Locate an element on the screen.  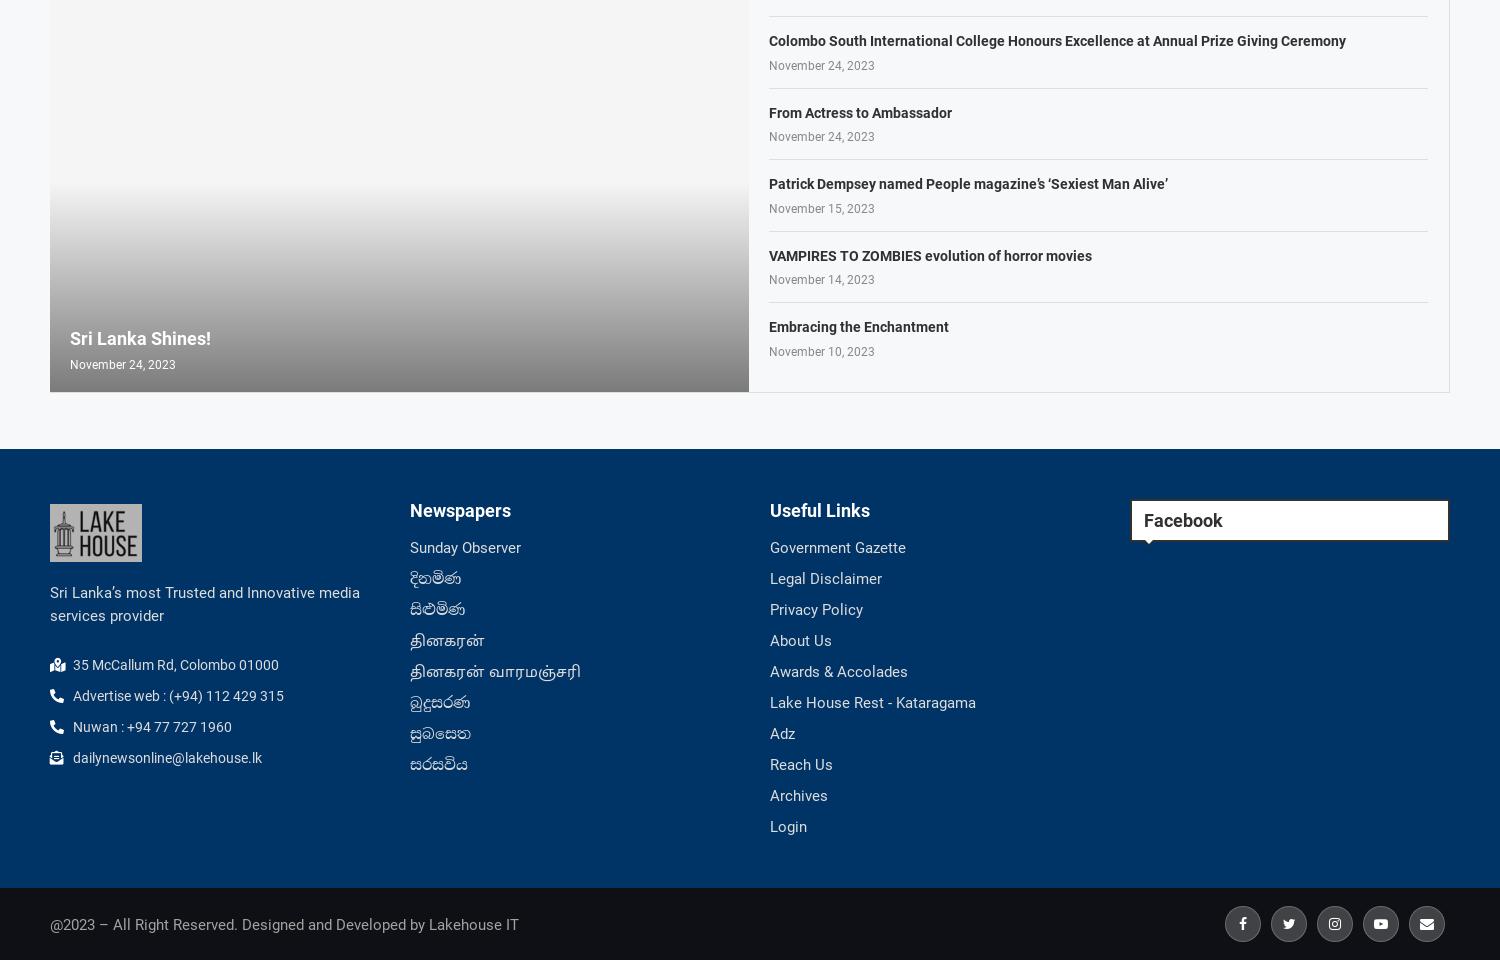
'November 15, 2023' is located at coordinates (821, 208).